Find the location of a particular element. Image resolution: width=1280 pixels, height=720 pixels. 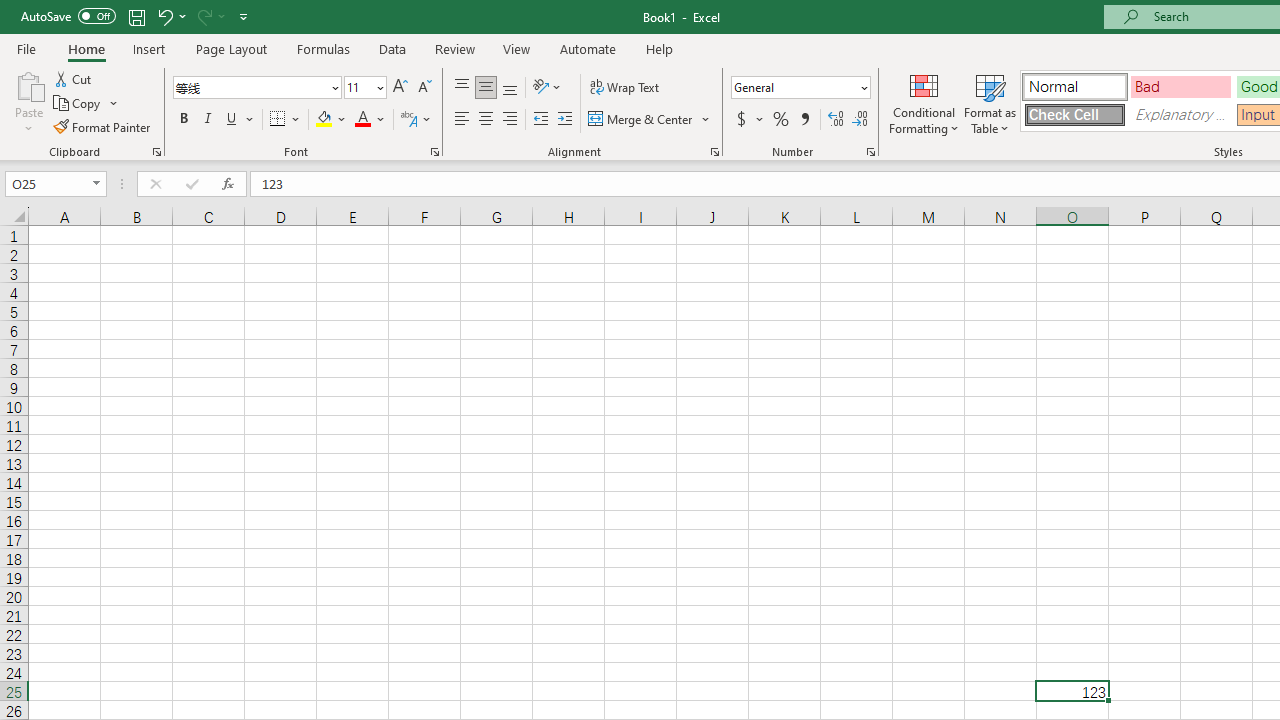

'Align Left' is located at coordinates (461, 119).